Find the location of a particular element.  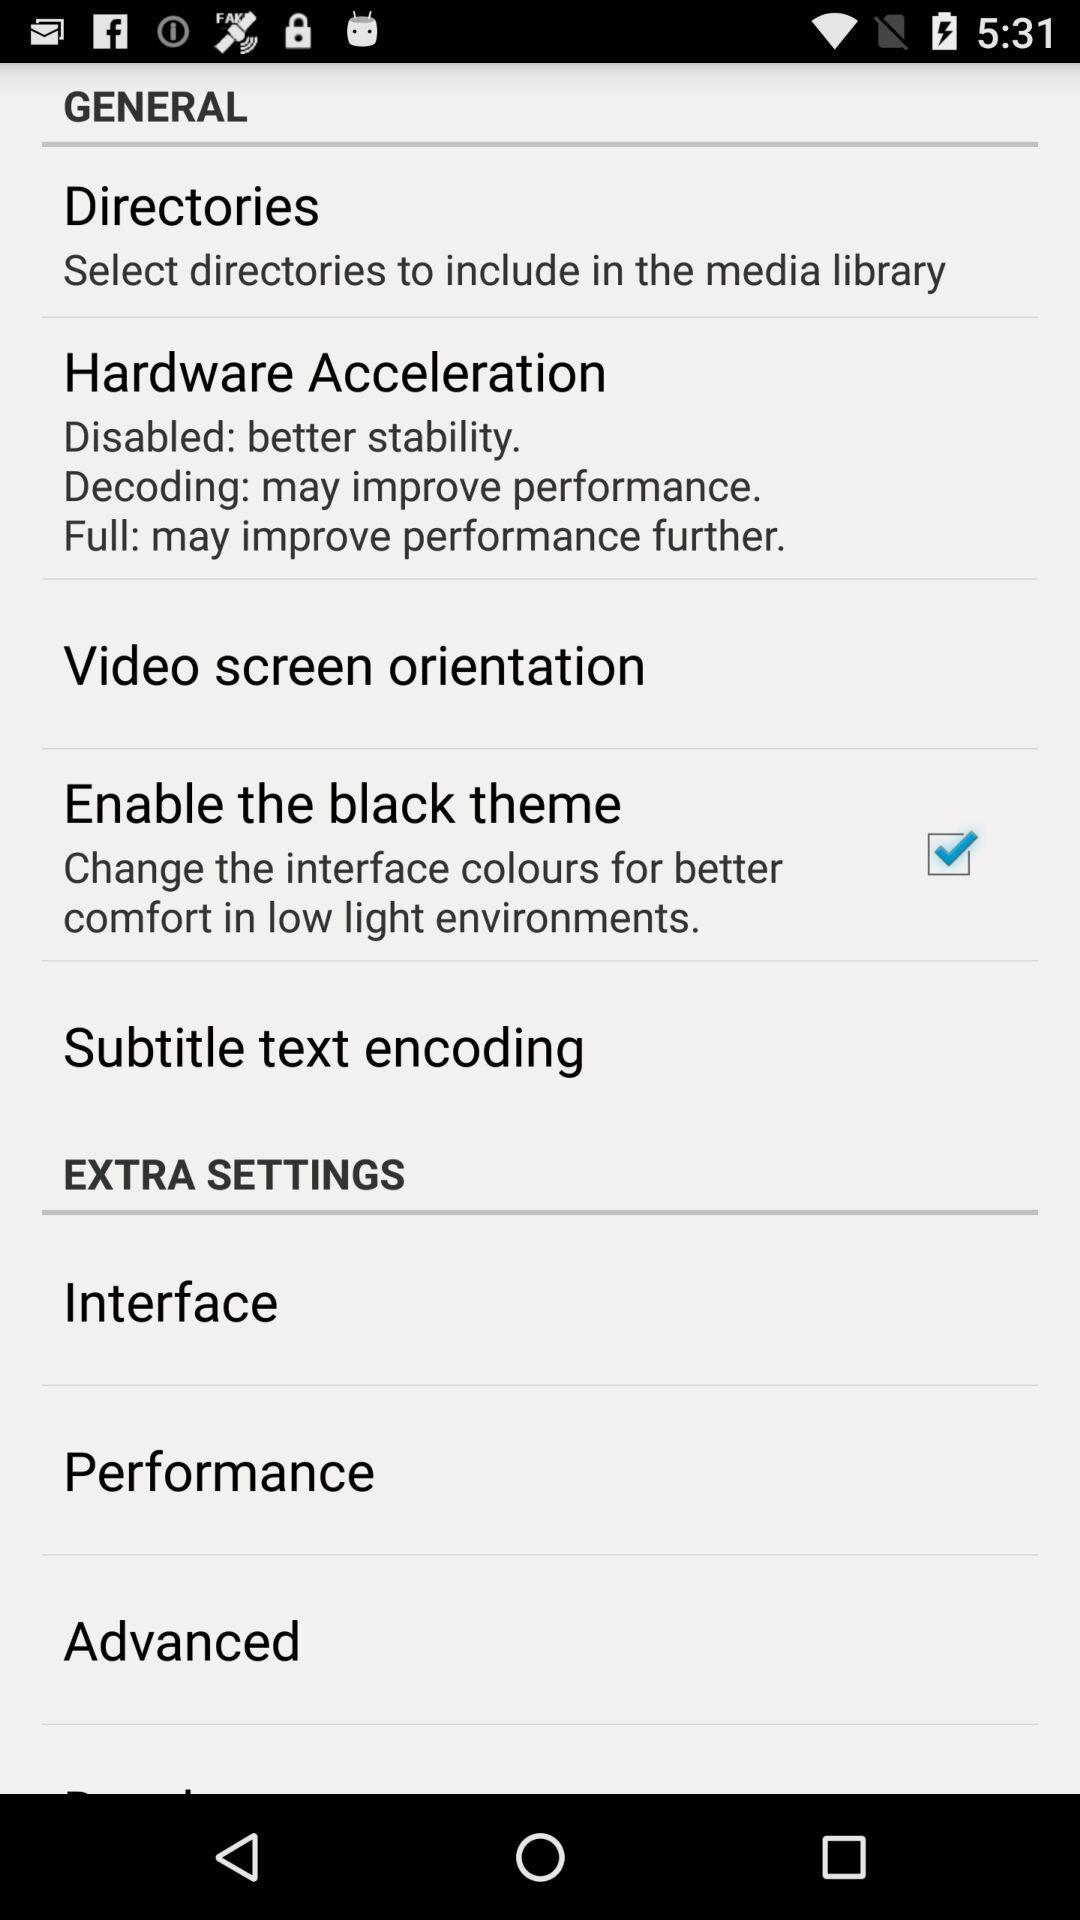

app below the advanced icon is located at coordinates (182, 1783).